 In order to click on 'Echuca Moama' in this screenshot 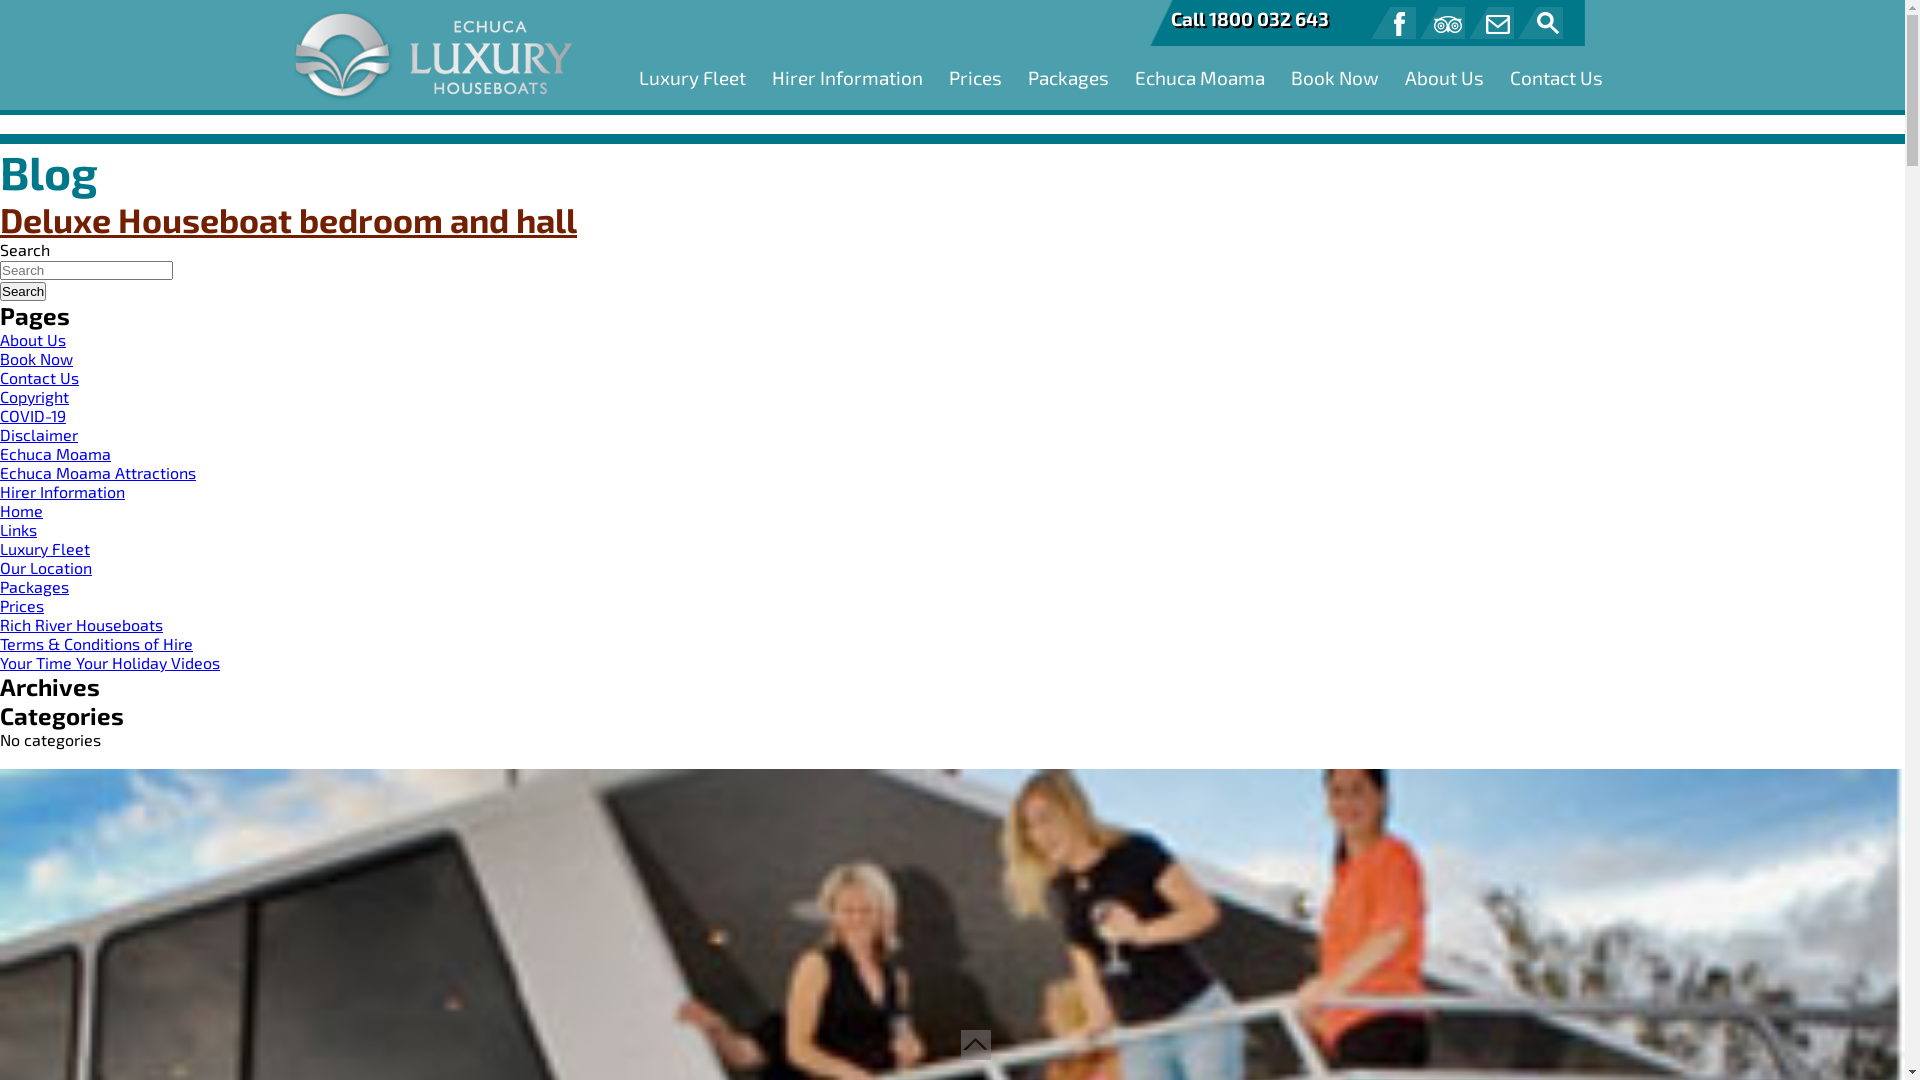, I will do `click(1115, 76)`.